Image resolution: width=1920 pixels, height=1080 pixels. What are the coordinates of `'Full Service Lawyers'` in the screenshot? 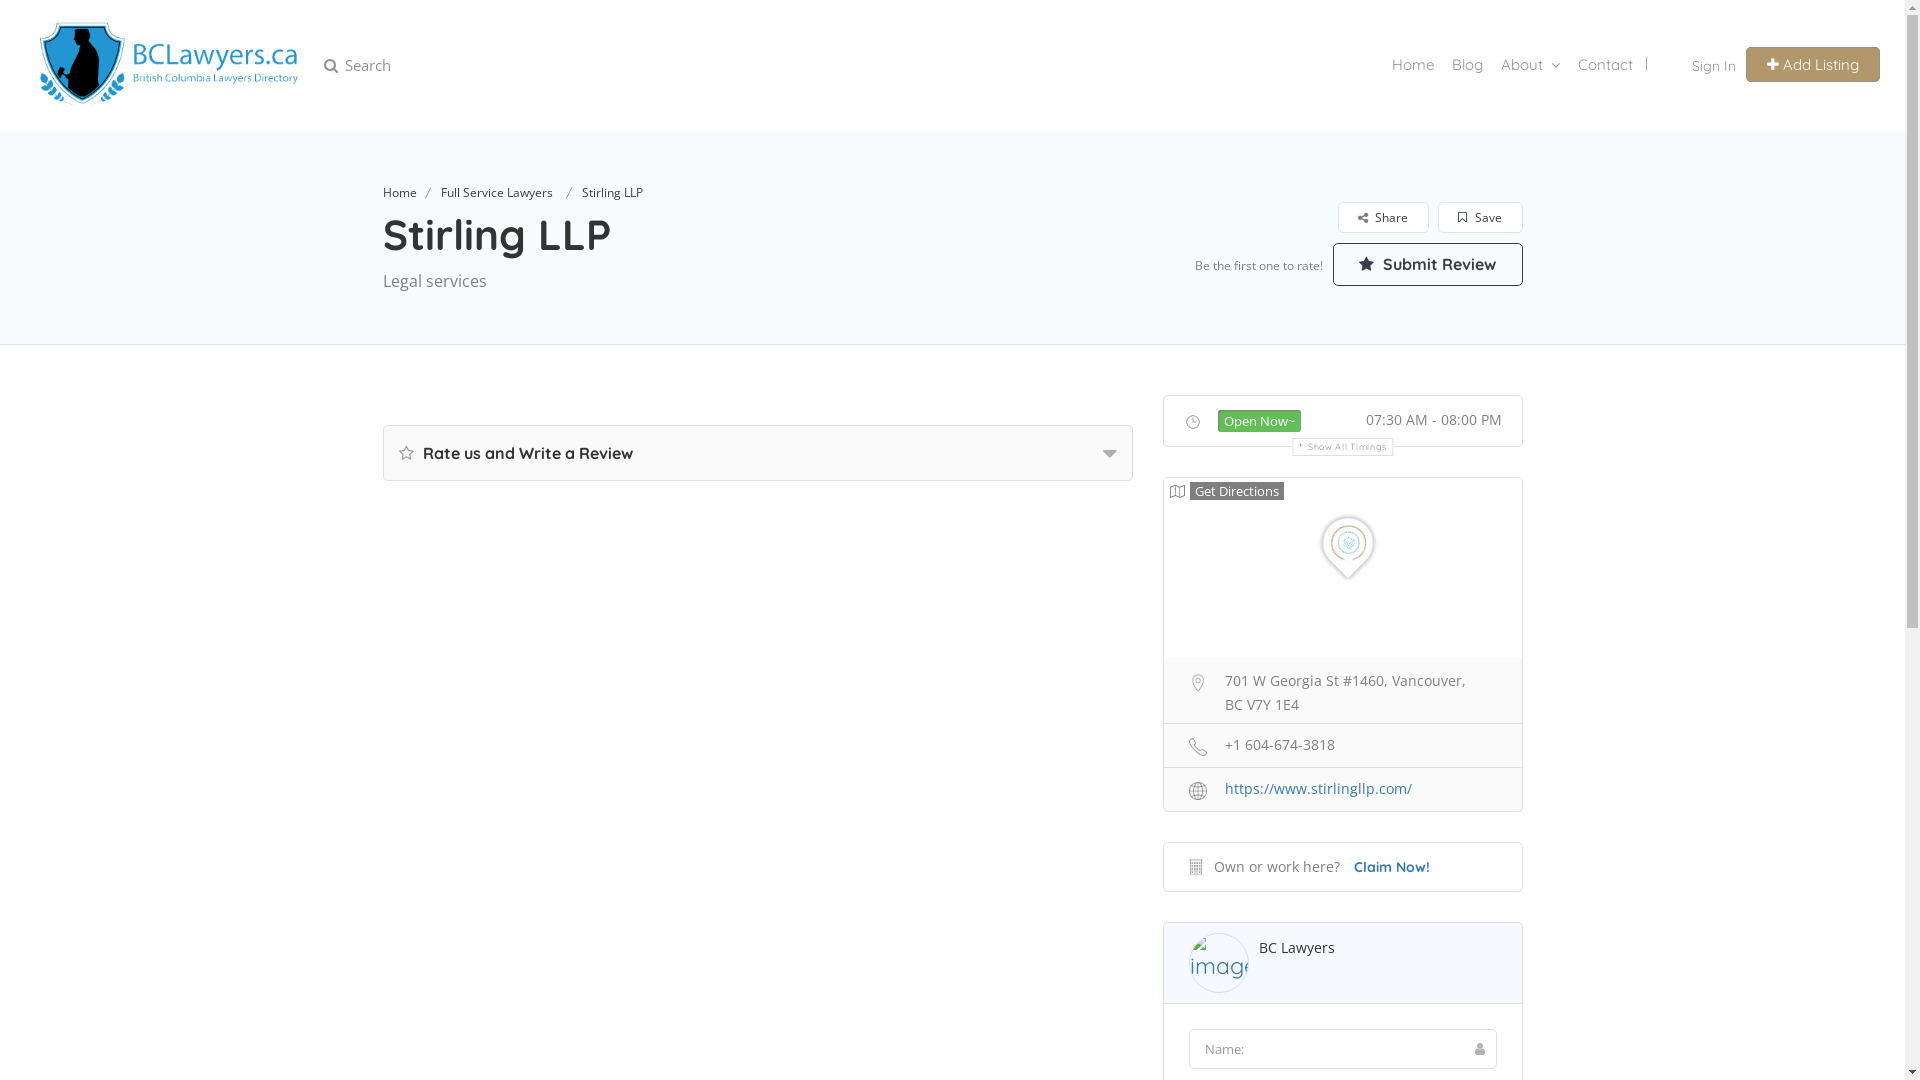 It's located at (495, 192).